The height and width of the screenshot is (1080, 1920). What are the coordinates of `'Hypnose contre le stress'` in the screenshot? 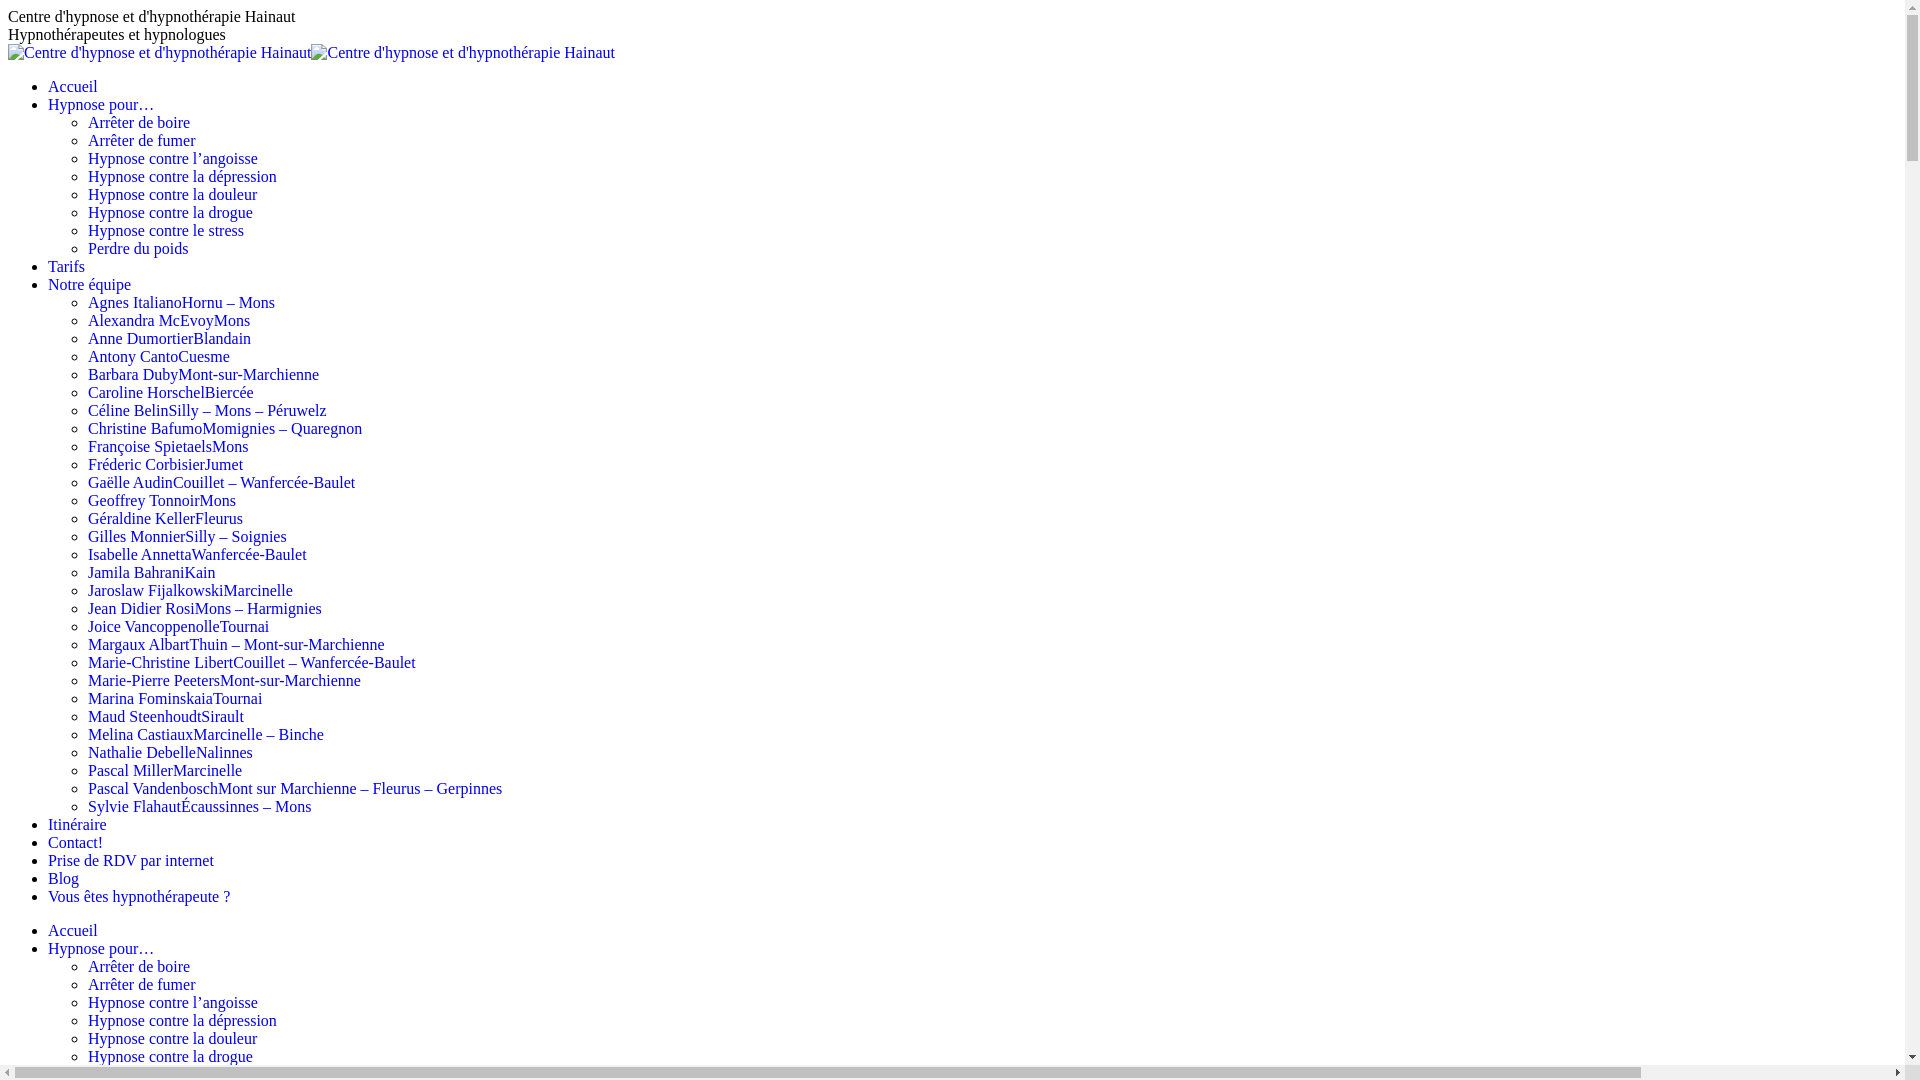 It's located at (166, 229).